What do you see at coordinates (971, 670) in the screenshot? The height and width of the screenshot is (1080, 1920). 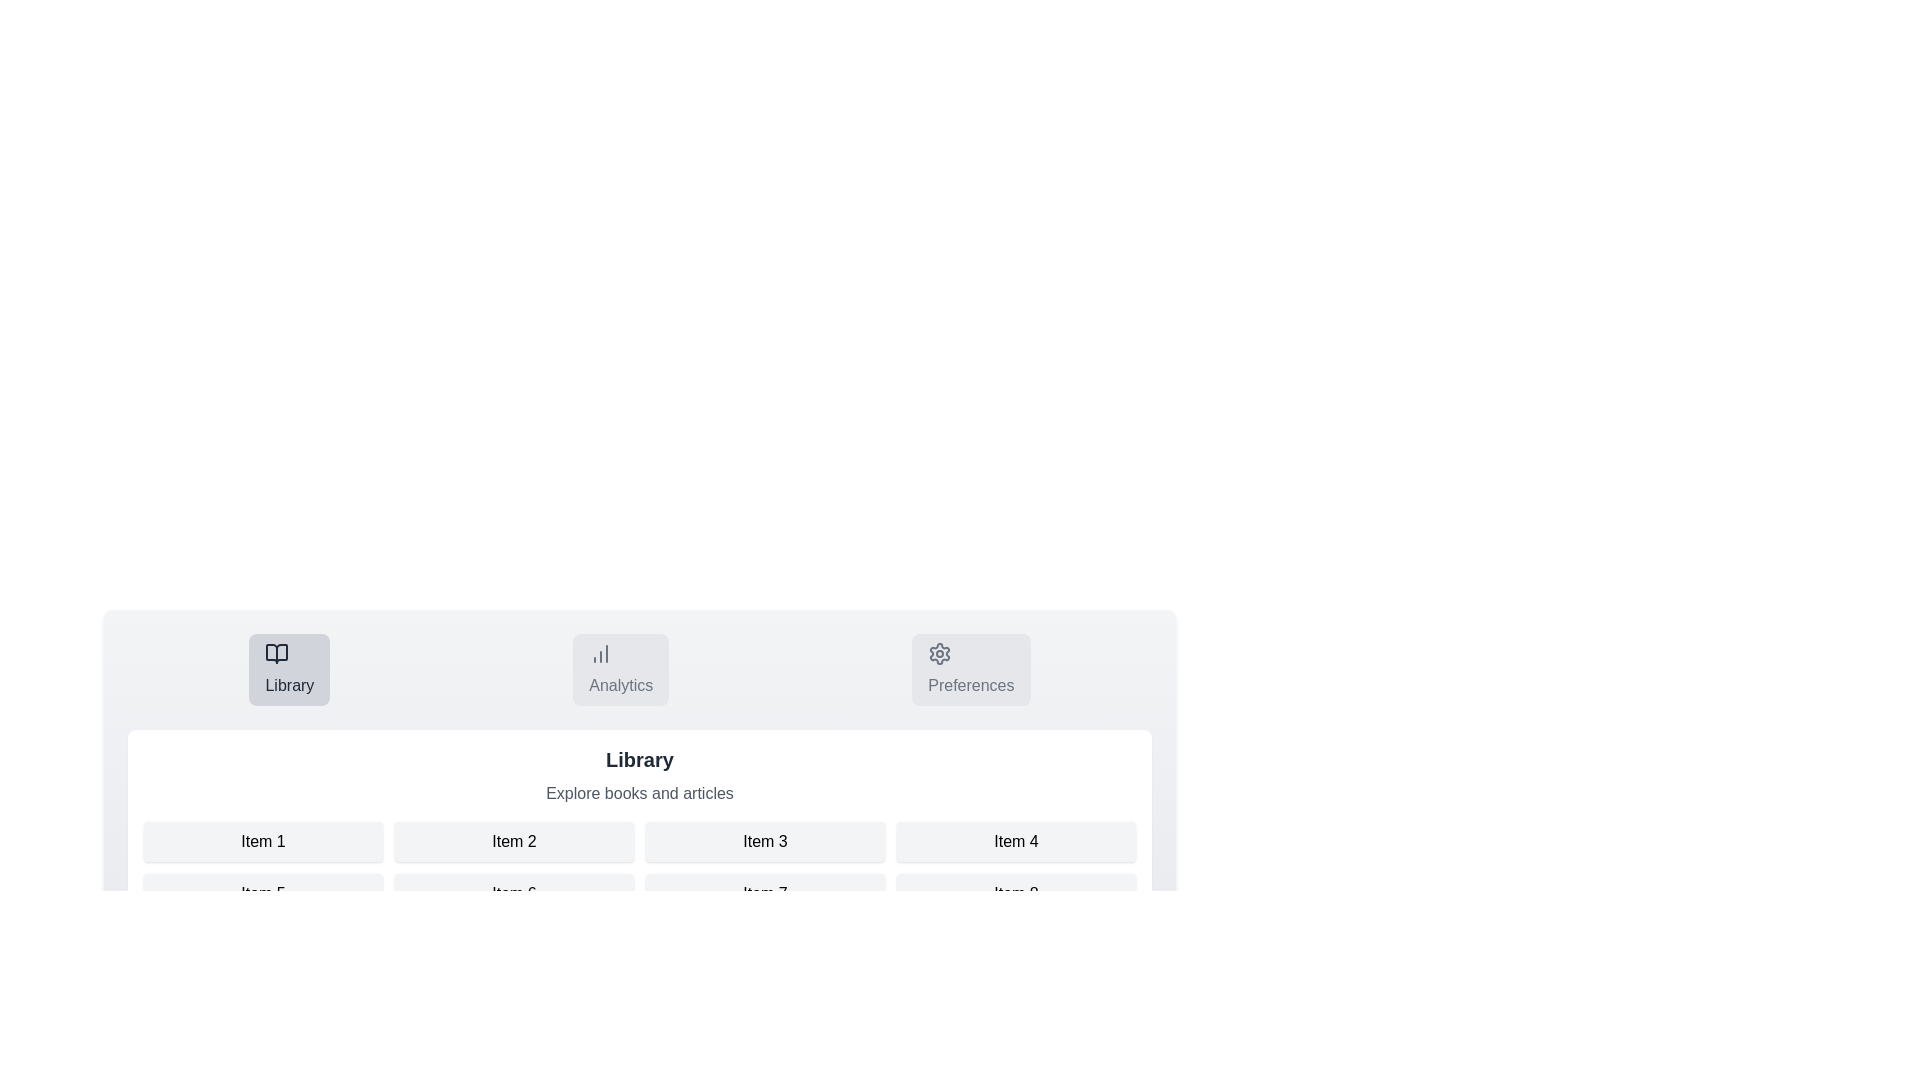 I see `the Preferences tab` at bounding box center [971, 670].